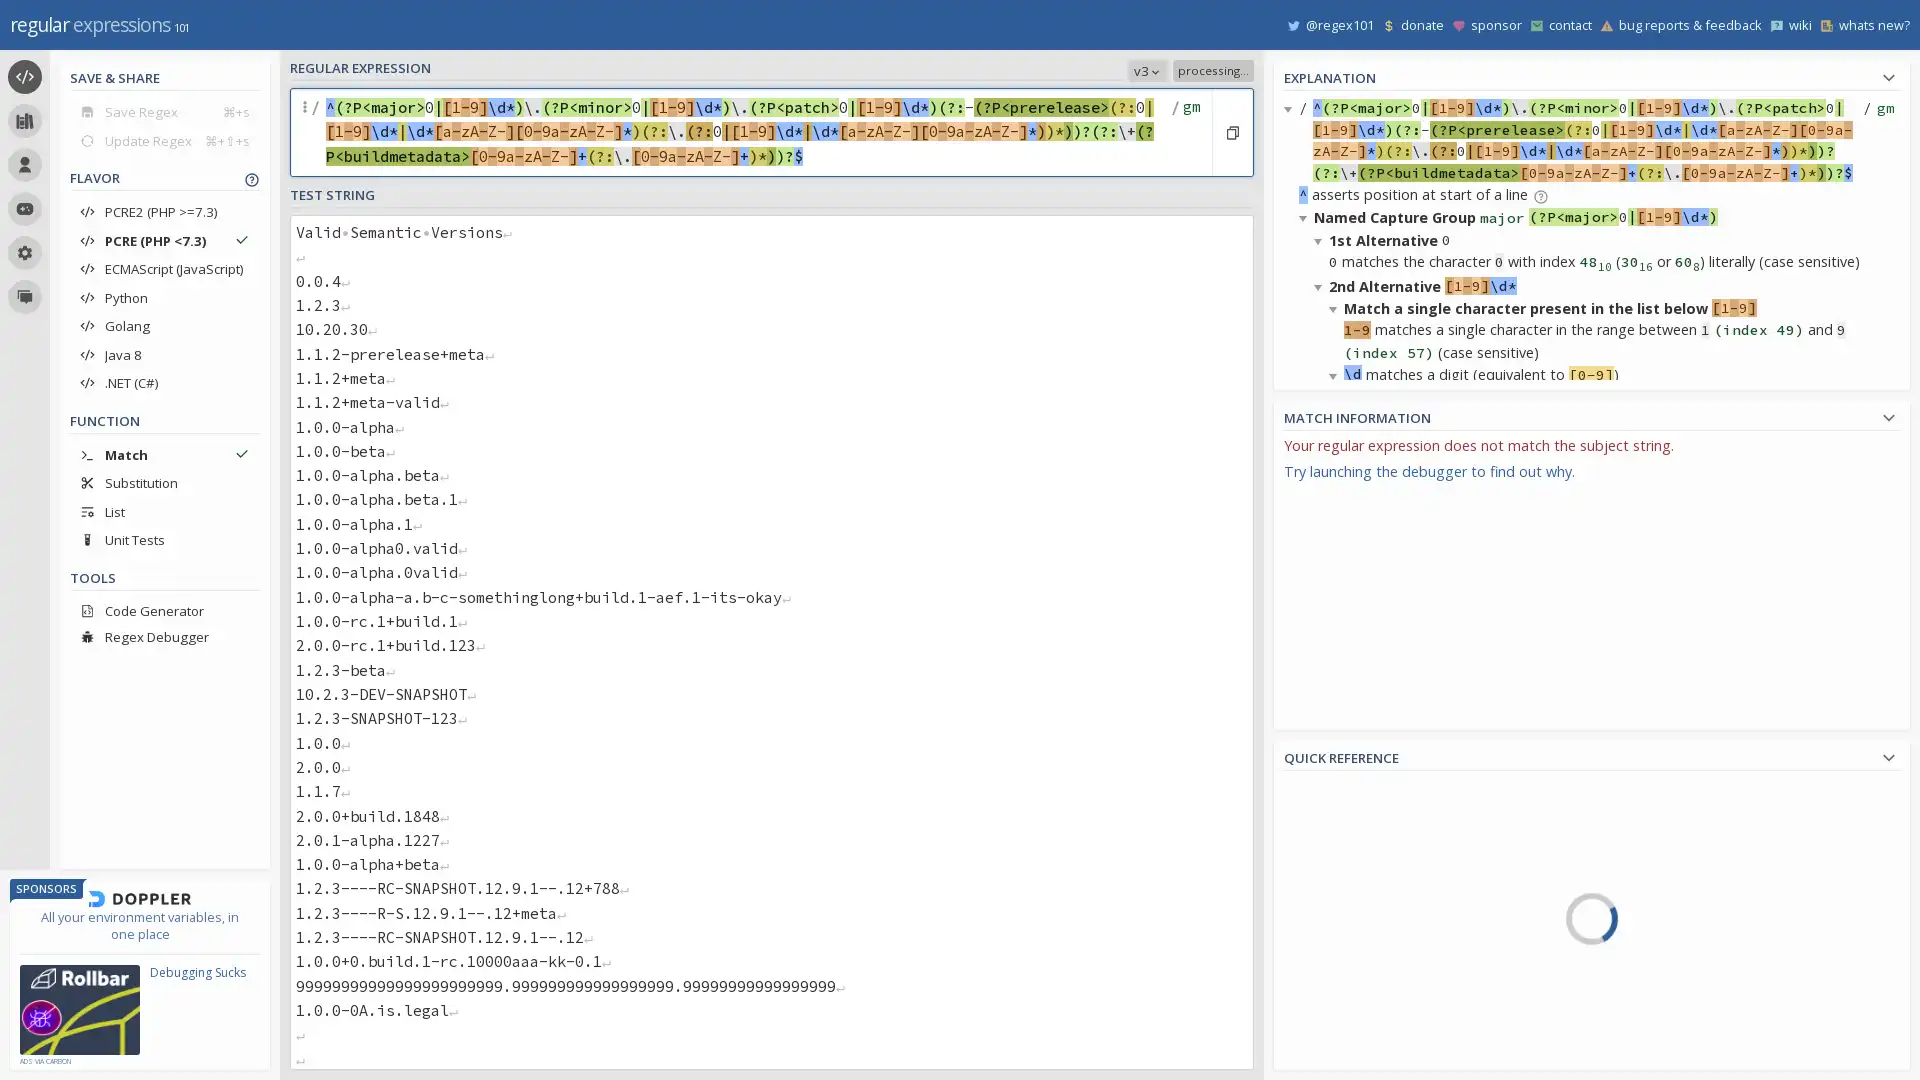  What do you see at coordinates (1377, 857) in the screenshot?
I see `Common Tokens` at bounding box center [1377, 857].